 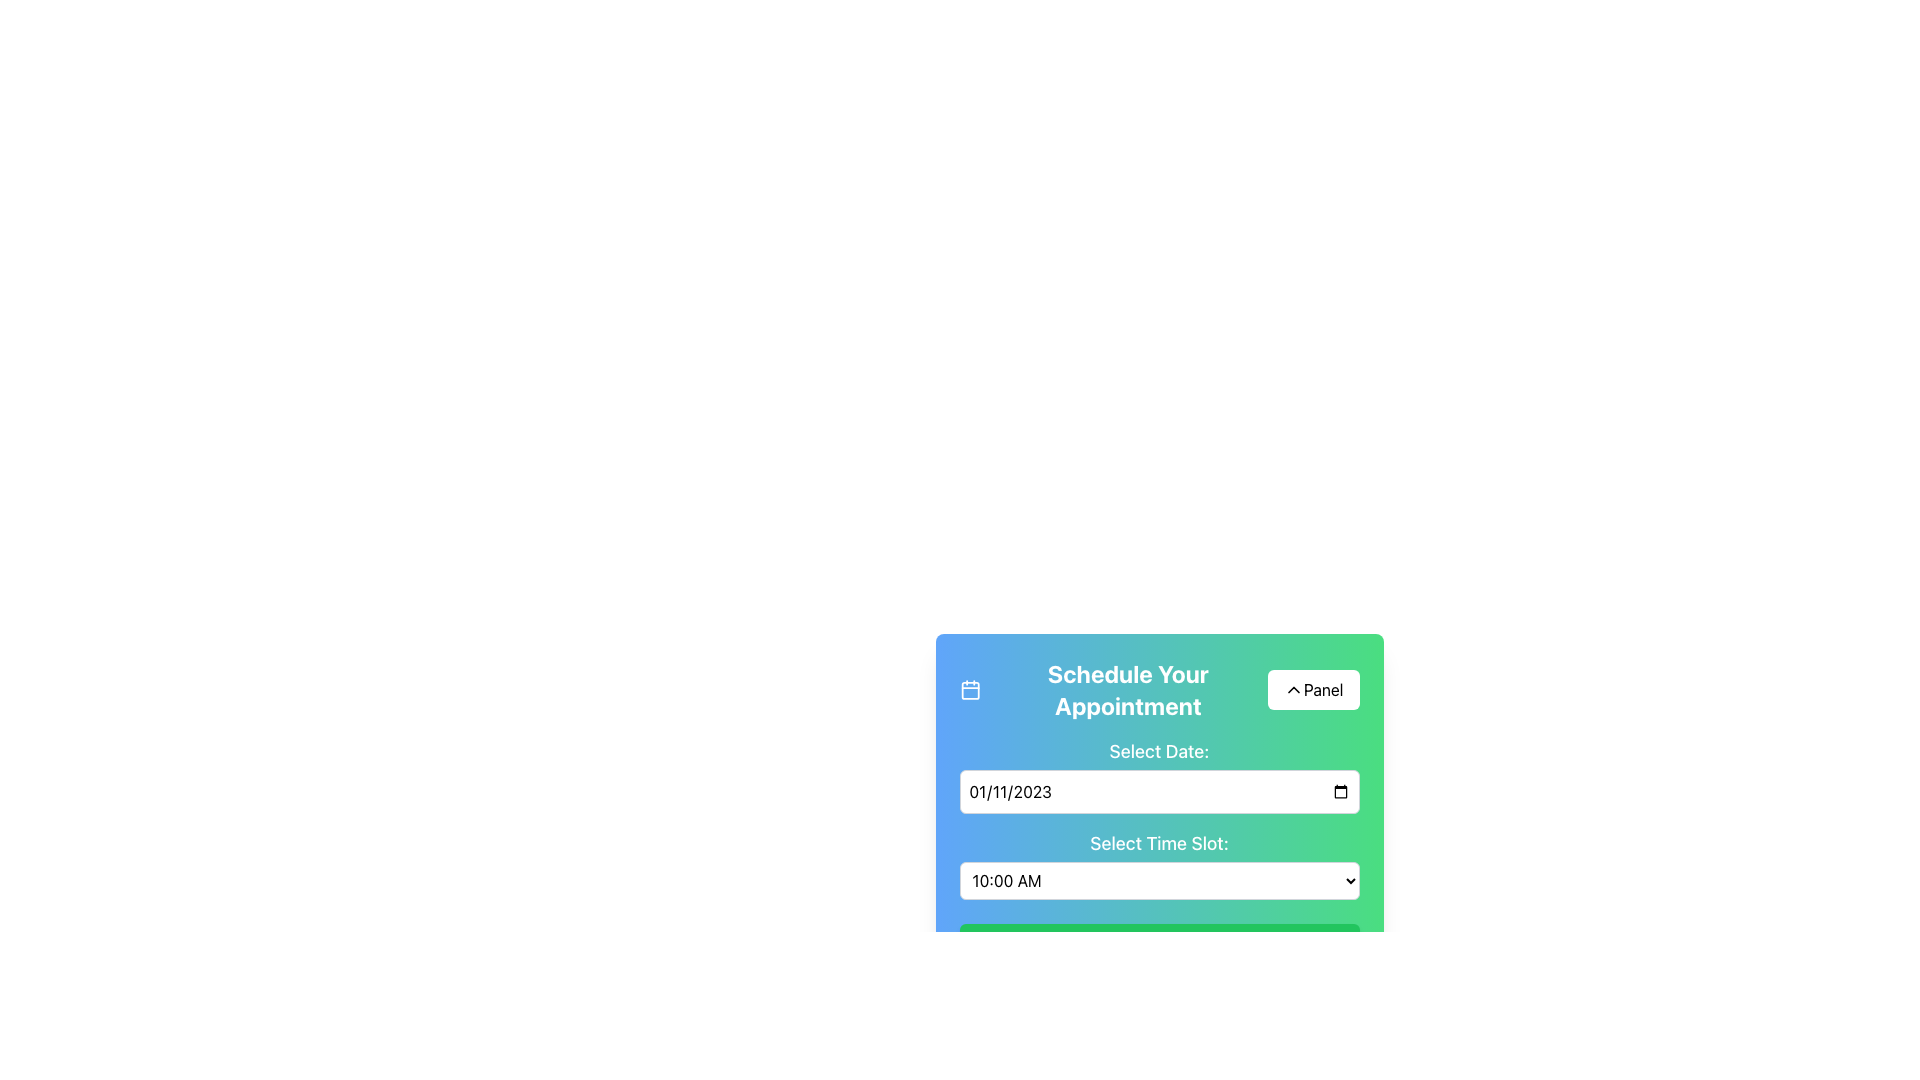 What do you see at coordinates (970, 689) in the screenshot?
I see `the decorative icon located to the left of the text 'Schedule Your Appointment', which indicates the calendaring functionality of its section` at bounding box center [970, 689].